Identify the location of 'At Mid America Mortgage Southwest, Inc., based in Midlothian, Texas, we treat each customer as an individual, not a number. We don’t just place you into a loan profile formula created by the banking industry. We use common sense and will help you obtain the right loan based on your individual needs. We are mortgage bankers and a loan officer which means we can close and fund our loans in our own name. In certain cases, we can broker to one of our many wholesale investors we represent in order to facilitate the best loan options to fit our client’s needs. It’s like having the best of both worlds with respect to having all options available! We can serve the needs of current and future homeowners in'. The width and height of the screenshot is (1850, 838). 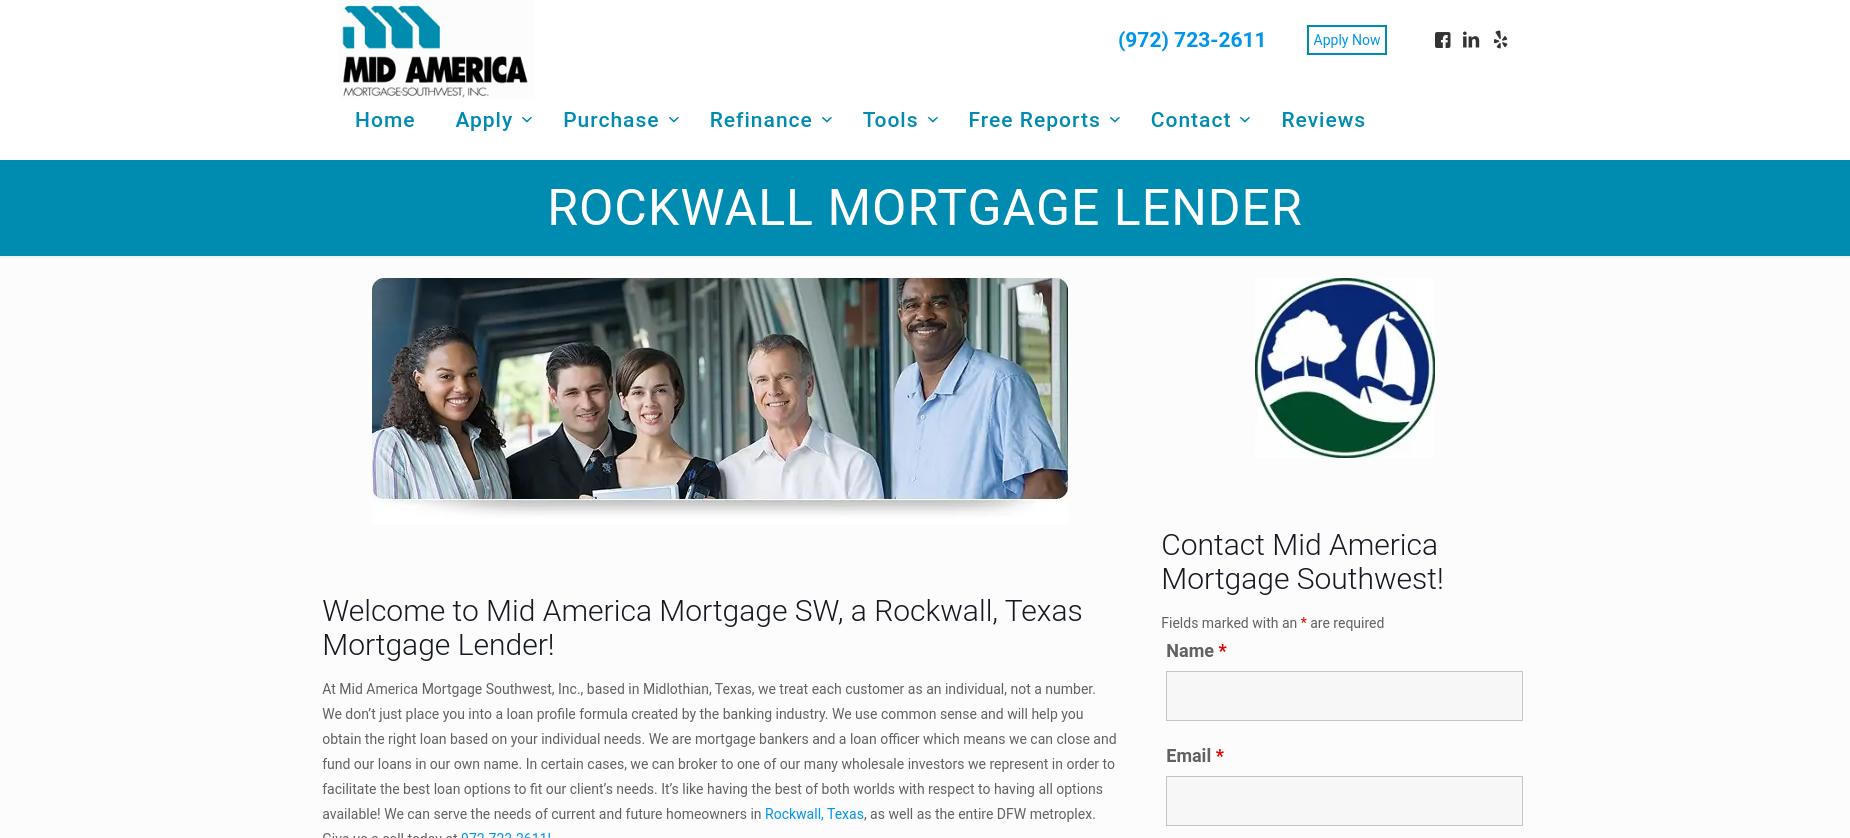
(718, 749).